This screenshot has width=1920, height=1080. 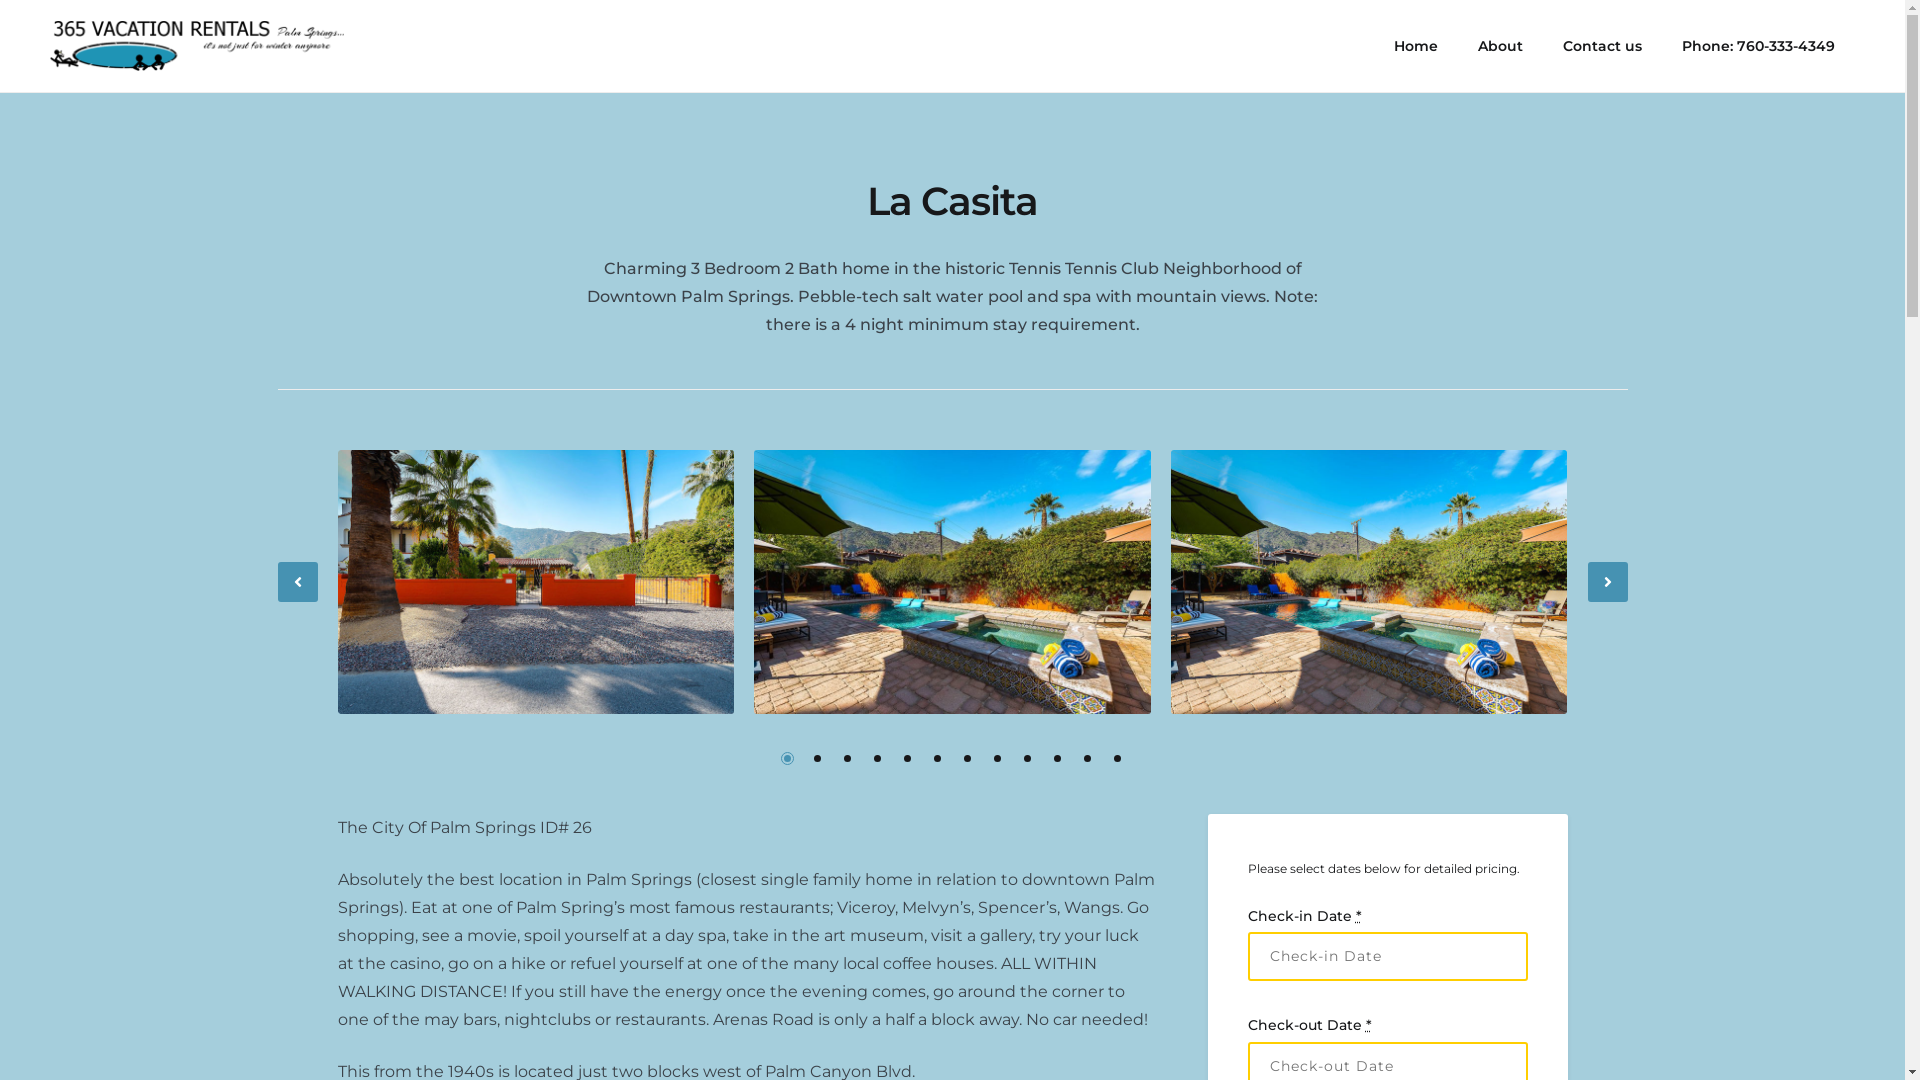 I want to click on '5', so click(x=906, y=758).